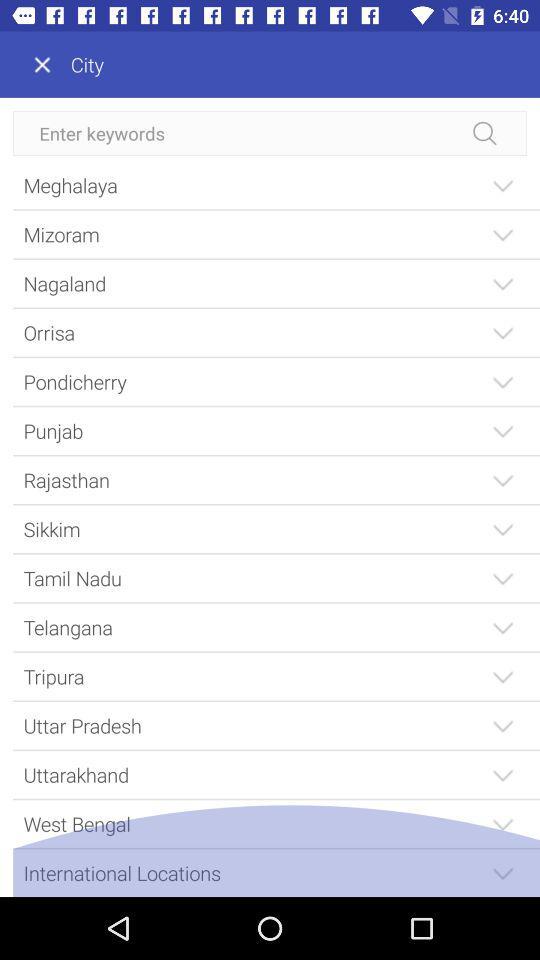  Describe the element at coordinates (502, 282) in the screenshot. I see `the drop down button beside nagaland` at that location.